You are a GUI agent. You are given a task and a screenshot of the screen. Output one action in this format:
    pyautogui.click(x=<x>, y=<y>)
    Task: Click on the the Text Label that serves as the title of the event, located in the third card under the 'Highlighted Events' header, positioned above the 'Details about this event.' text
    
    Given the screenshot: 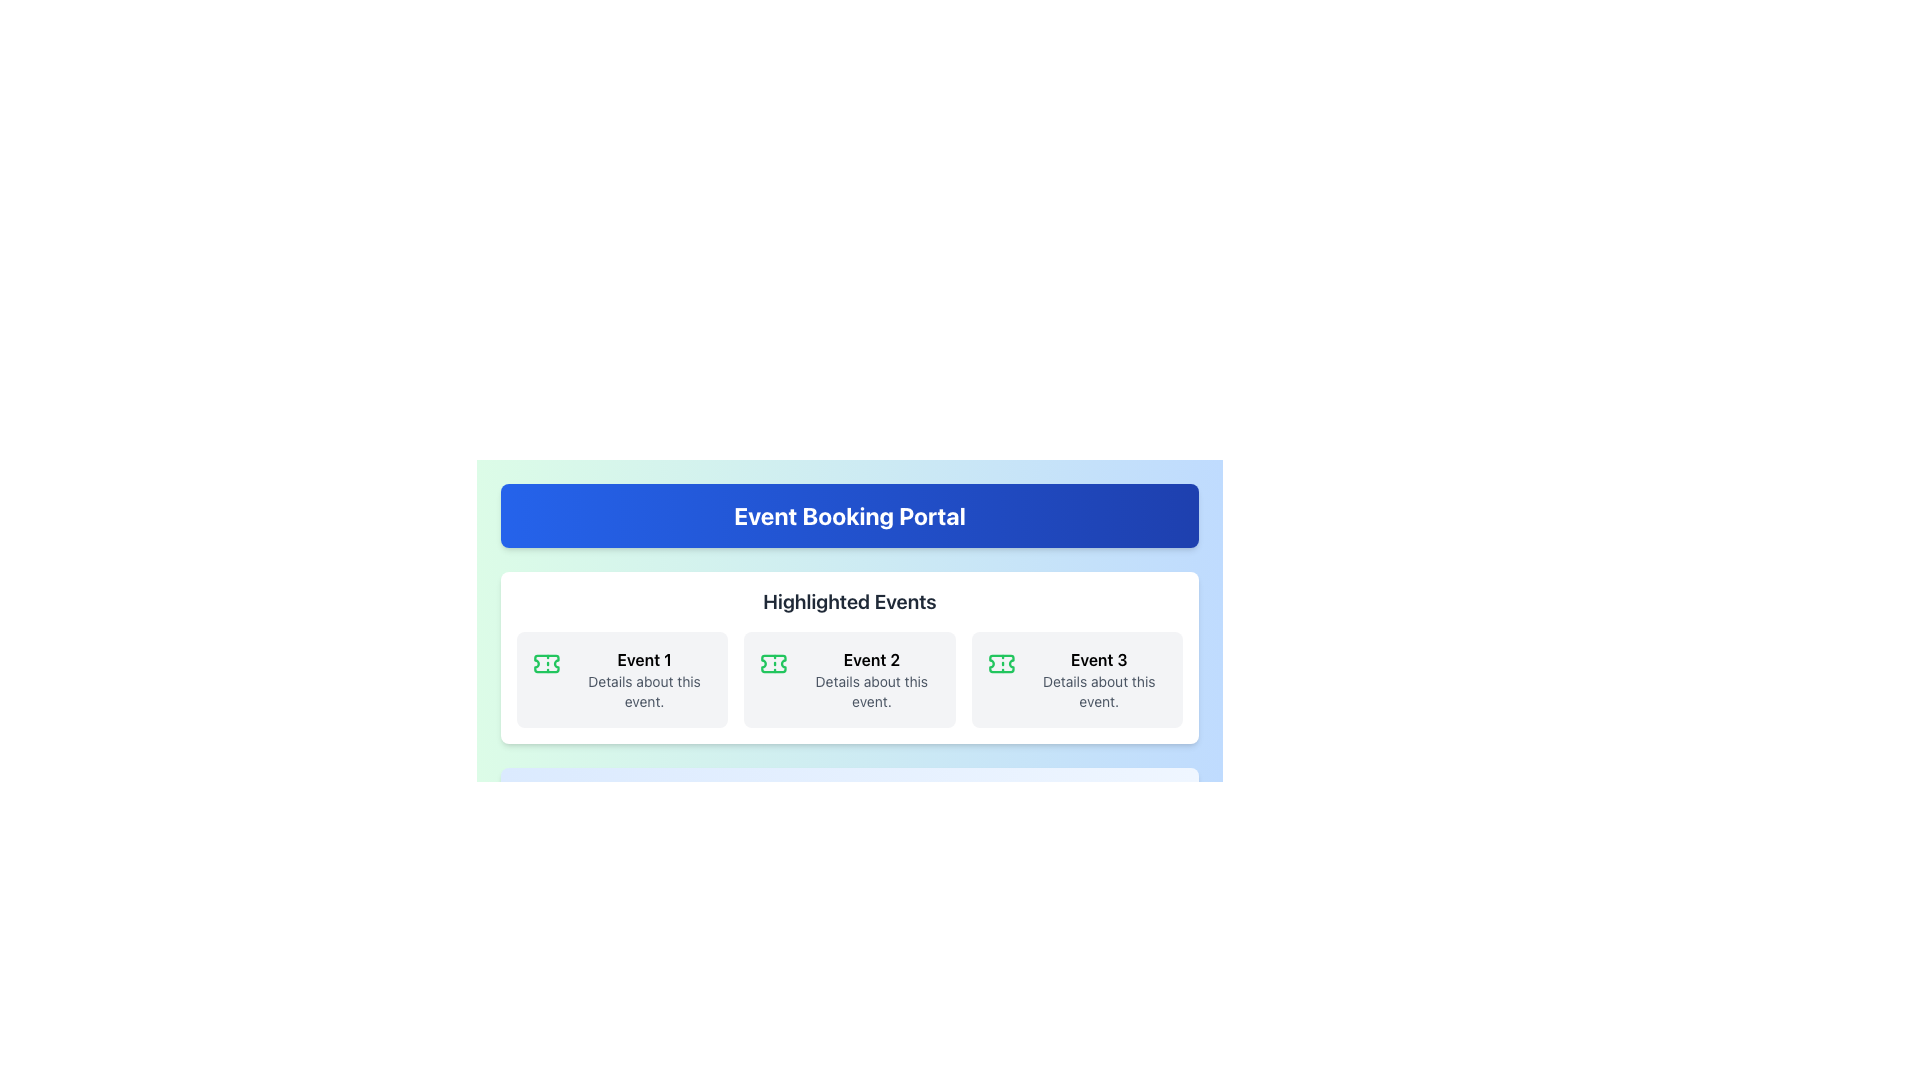 What is the action you would take?
    pyautogui.click(x=1098, y=659)
    